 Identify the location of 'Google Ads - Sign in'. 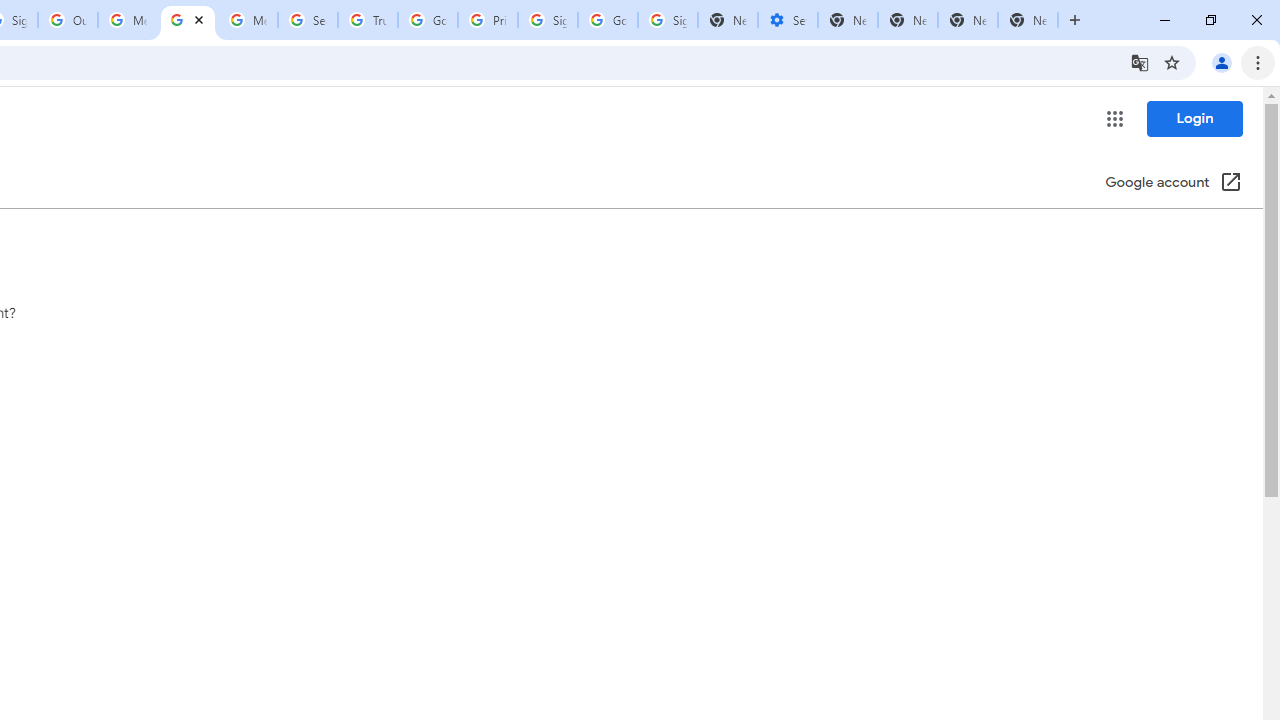
(427, 20).